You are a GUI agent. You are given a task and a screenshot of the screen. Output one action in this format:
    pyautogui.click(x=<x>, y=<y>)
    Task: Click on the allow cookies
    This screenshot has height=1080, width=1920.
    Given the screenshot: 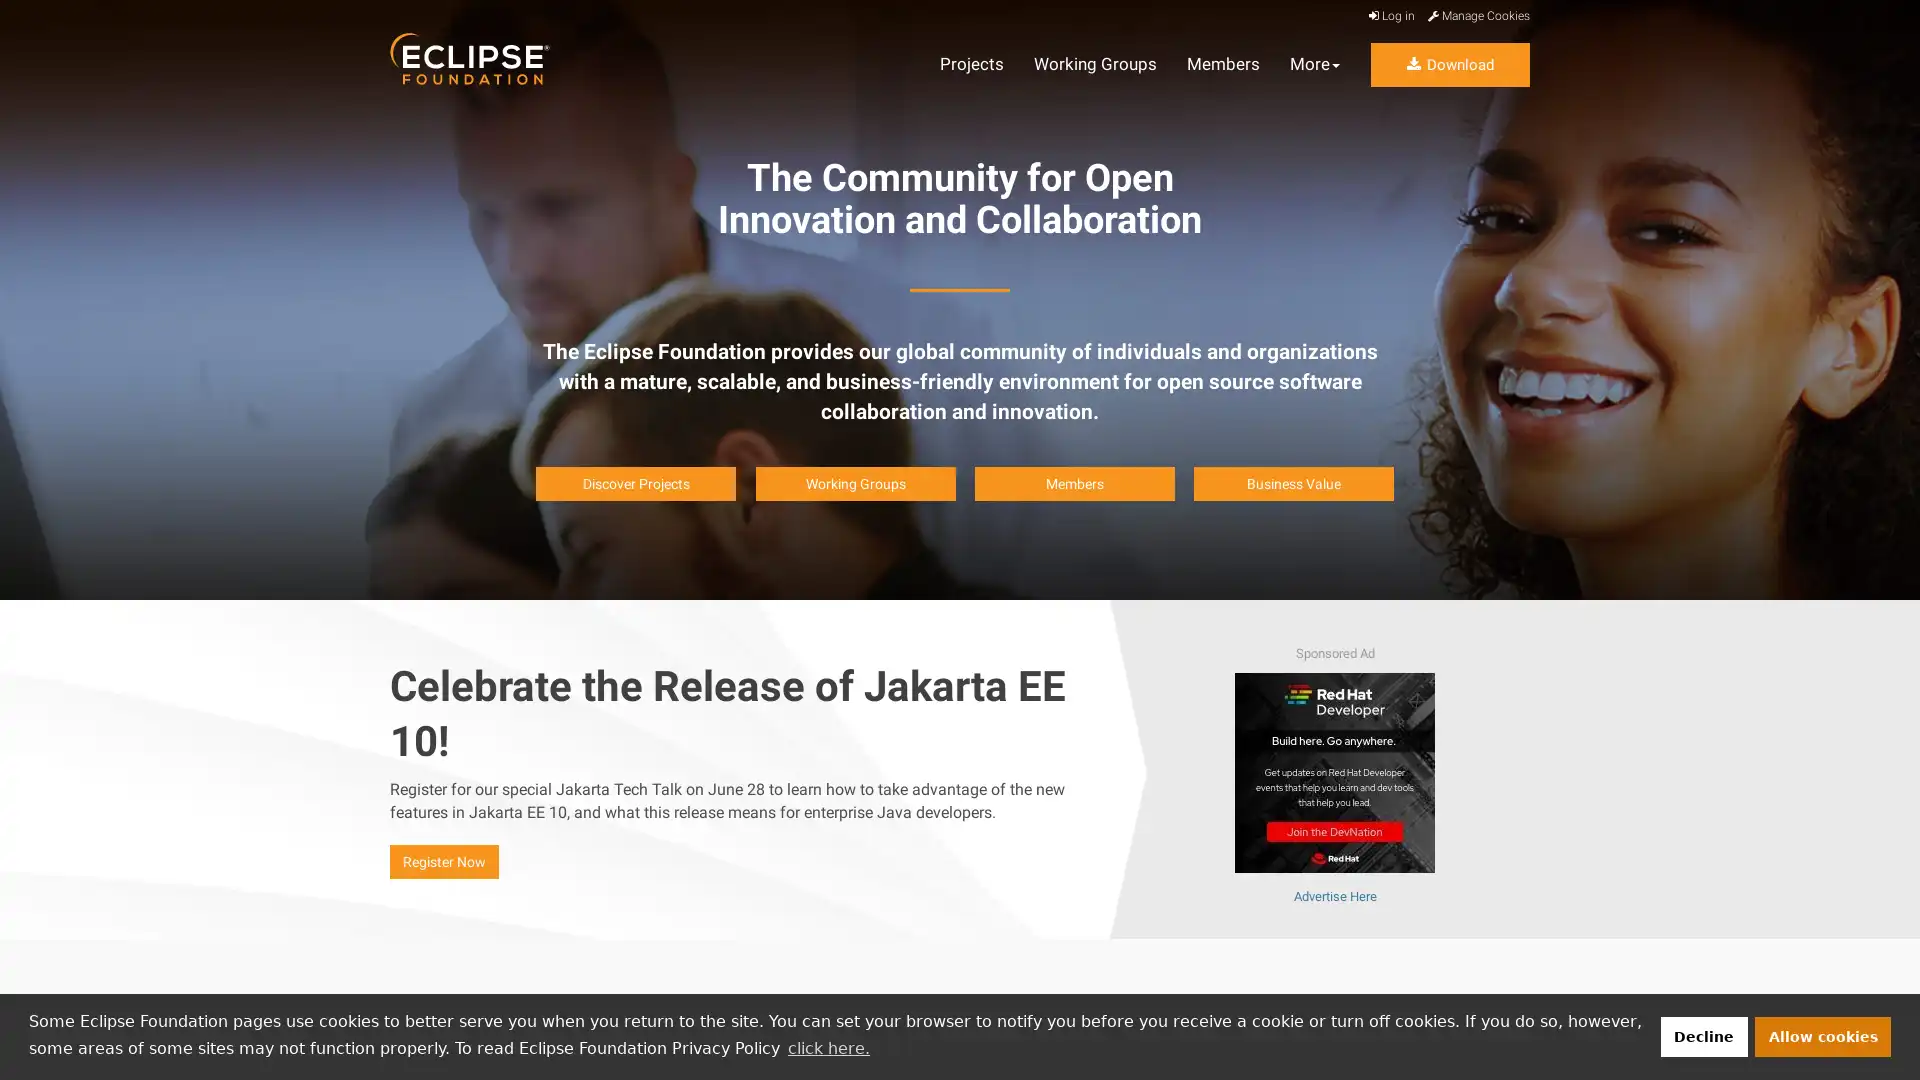 What is the action you would take?
    pyautogui.click(x=1823, y=1035)
    